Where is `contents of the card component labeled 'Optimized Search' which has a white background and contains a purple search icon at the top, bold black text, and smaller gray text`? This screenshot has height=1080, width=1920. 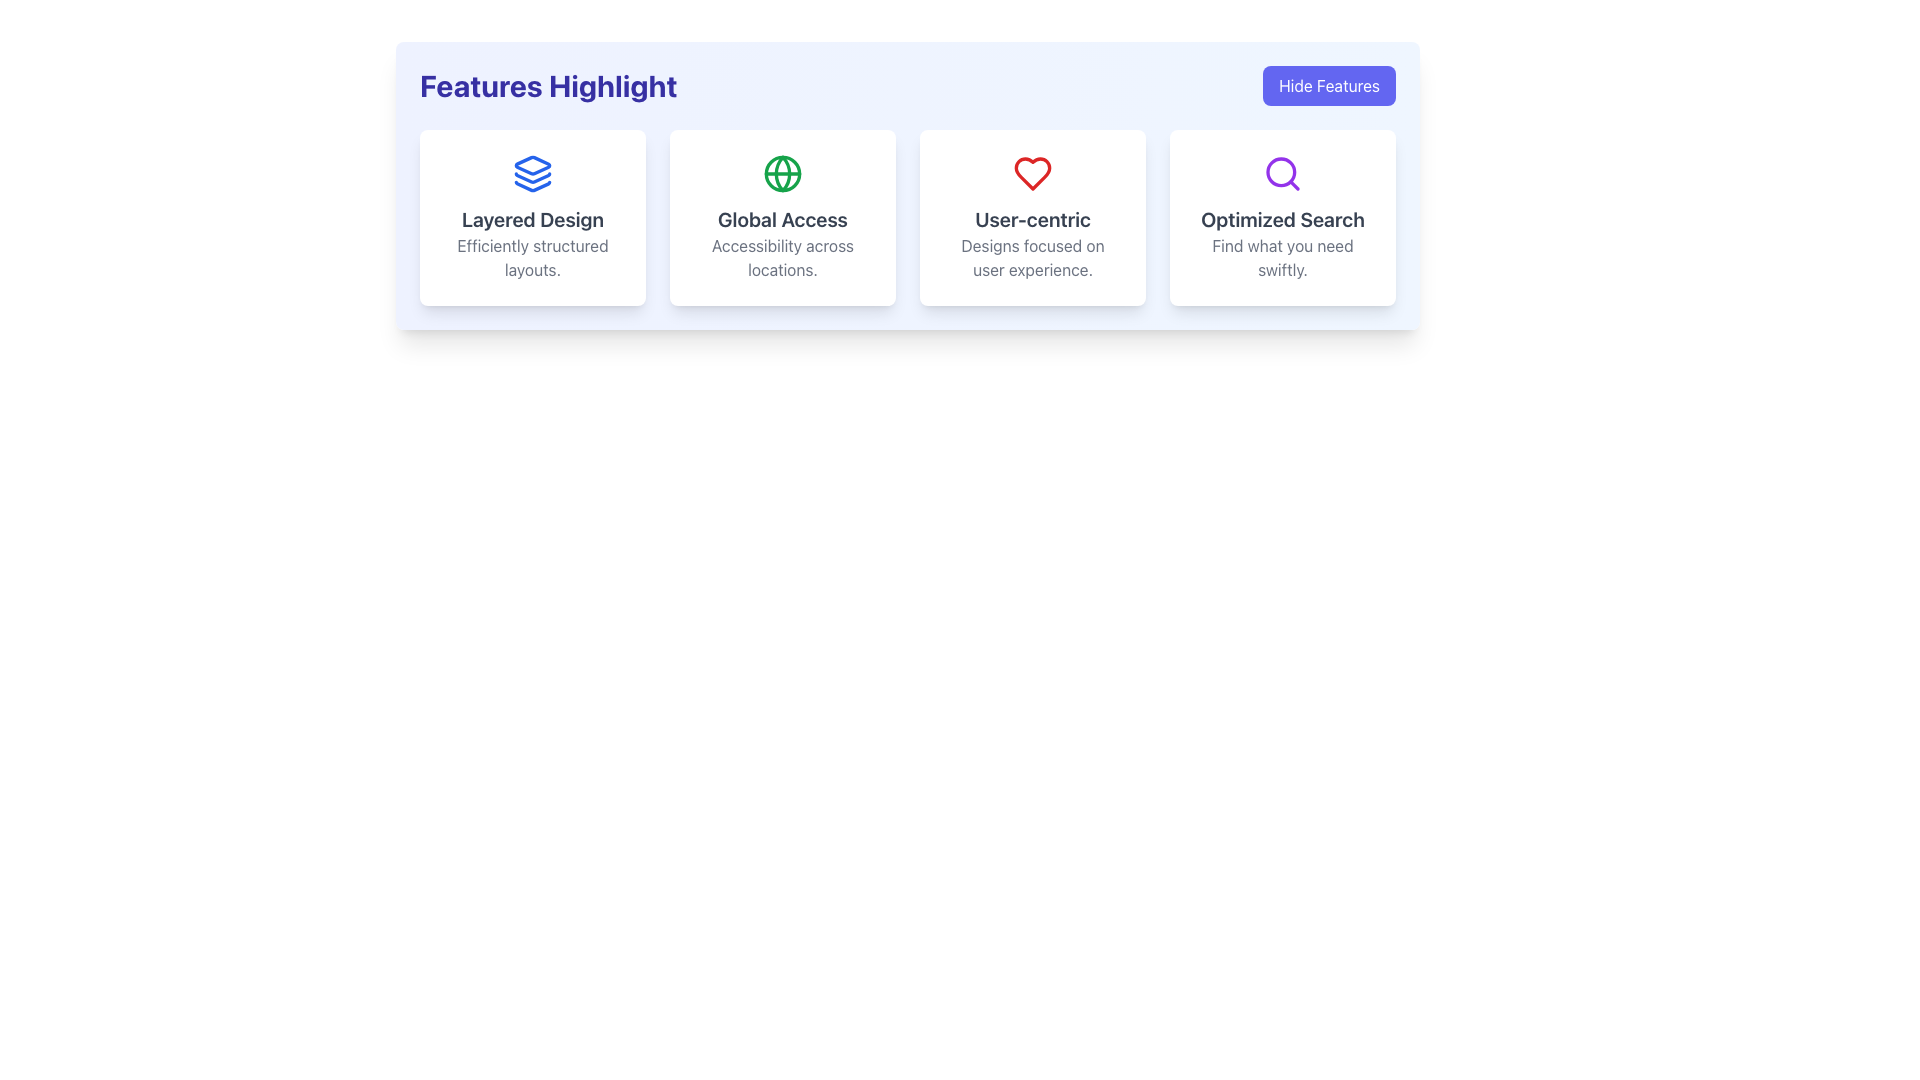
contents of the card component labeled 'Optimized Search' which has a white background and contains a purple search icon at the top, bold black text, and smaller gray text is located at coordinates (1282, 218).